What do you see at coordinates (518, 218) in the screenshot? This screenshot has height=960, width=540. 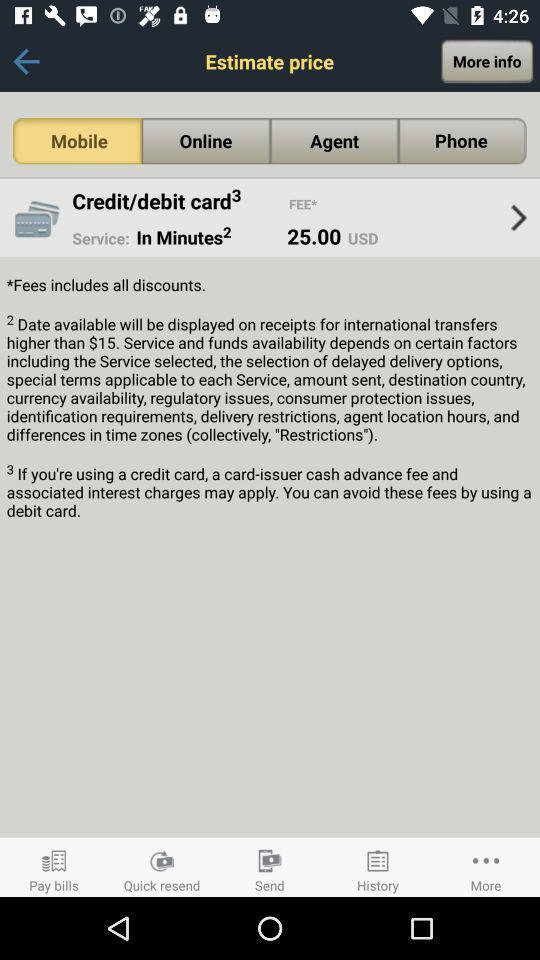 I see `the icon above fees includes all icon` at bounding box center [518, 218].